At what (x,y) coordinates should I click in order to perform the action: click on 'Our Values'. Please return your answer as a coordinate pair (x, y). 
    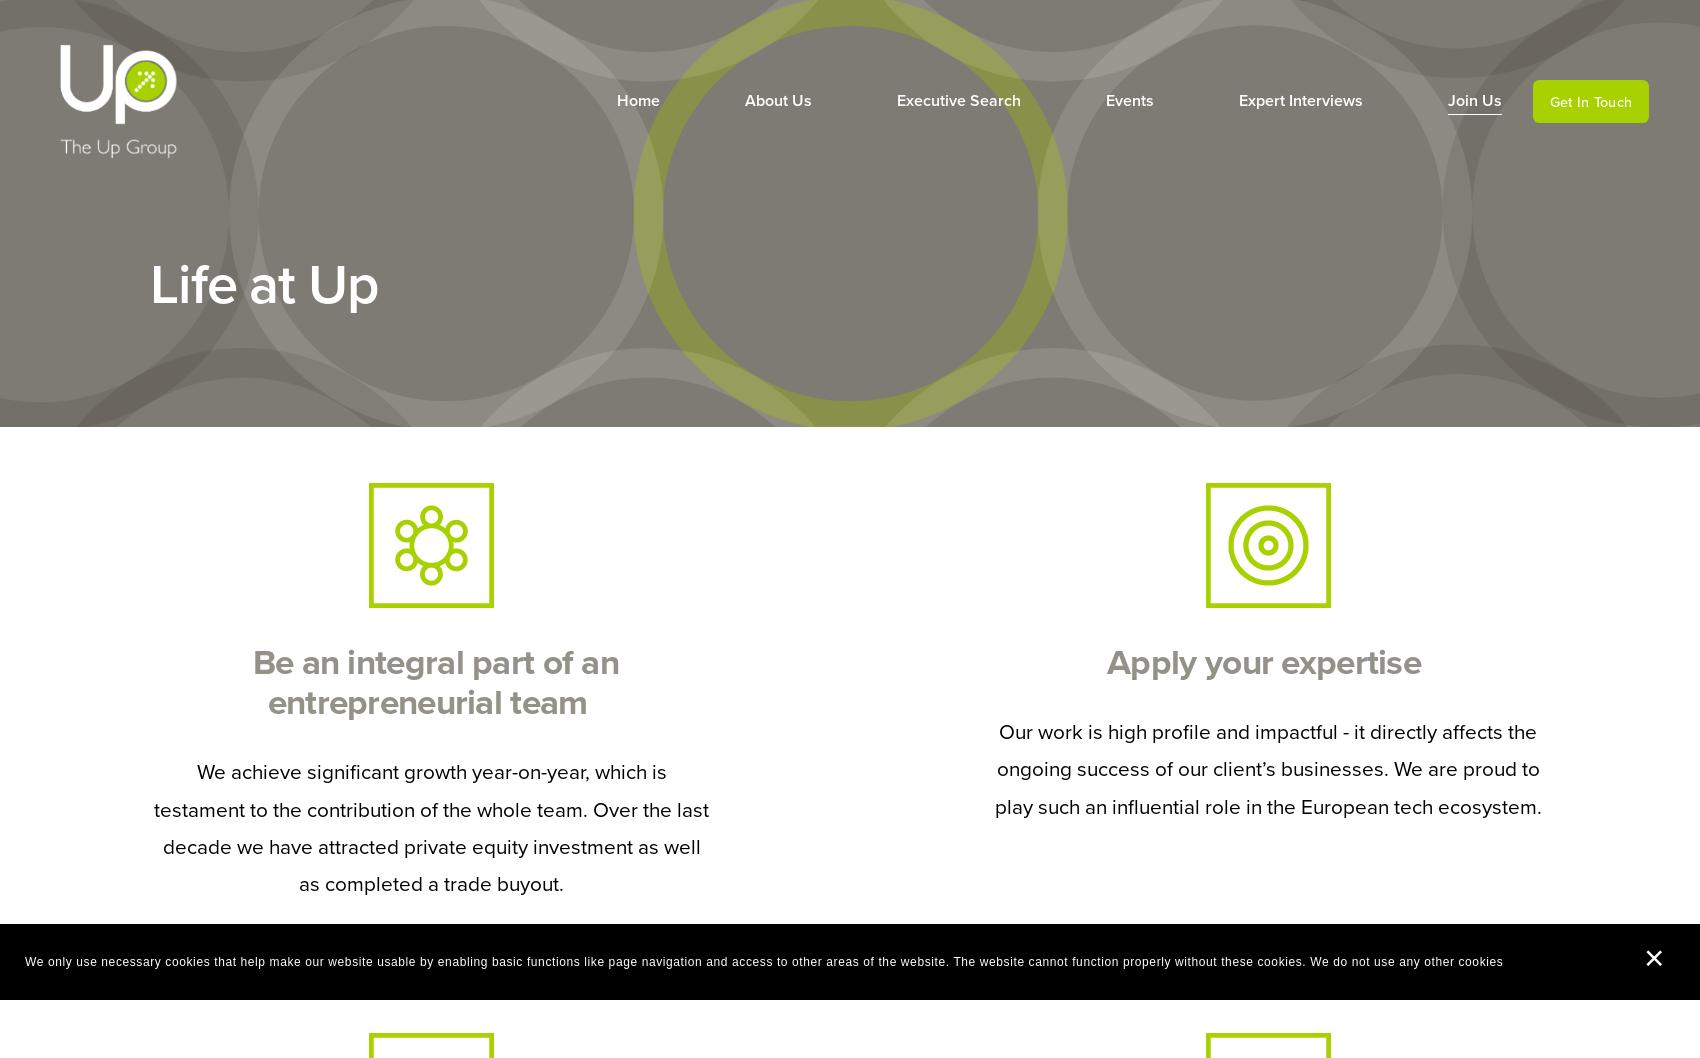
    Looking at the image, I should click on (732, 256).